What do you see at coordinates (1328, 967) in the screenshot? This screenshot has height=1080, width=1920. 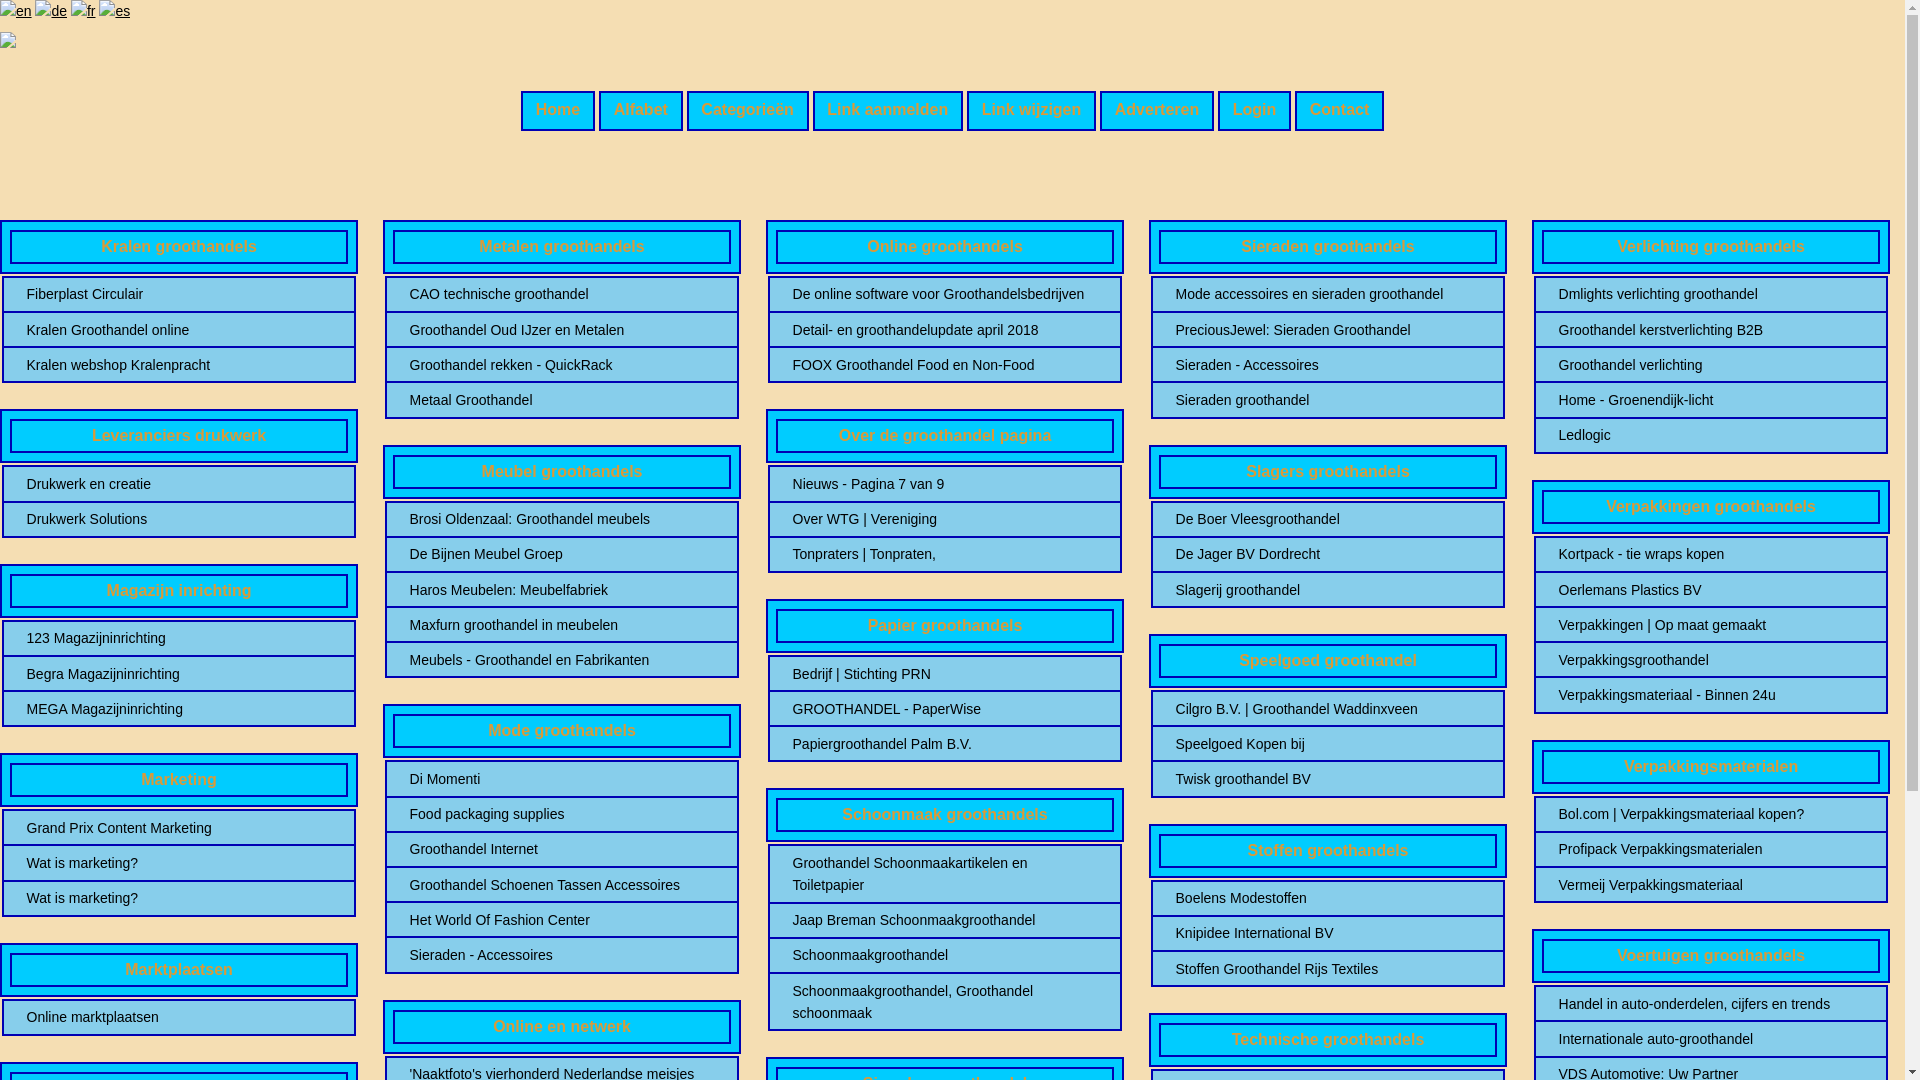 I see `'Stoffen Groothandel Rijs Textiles'` at bounding box center [1328, 967].